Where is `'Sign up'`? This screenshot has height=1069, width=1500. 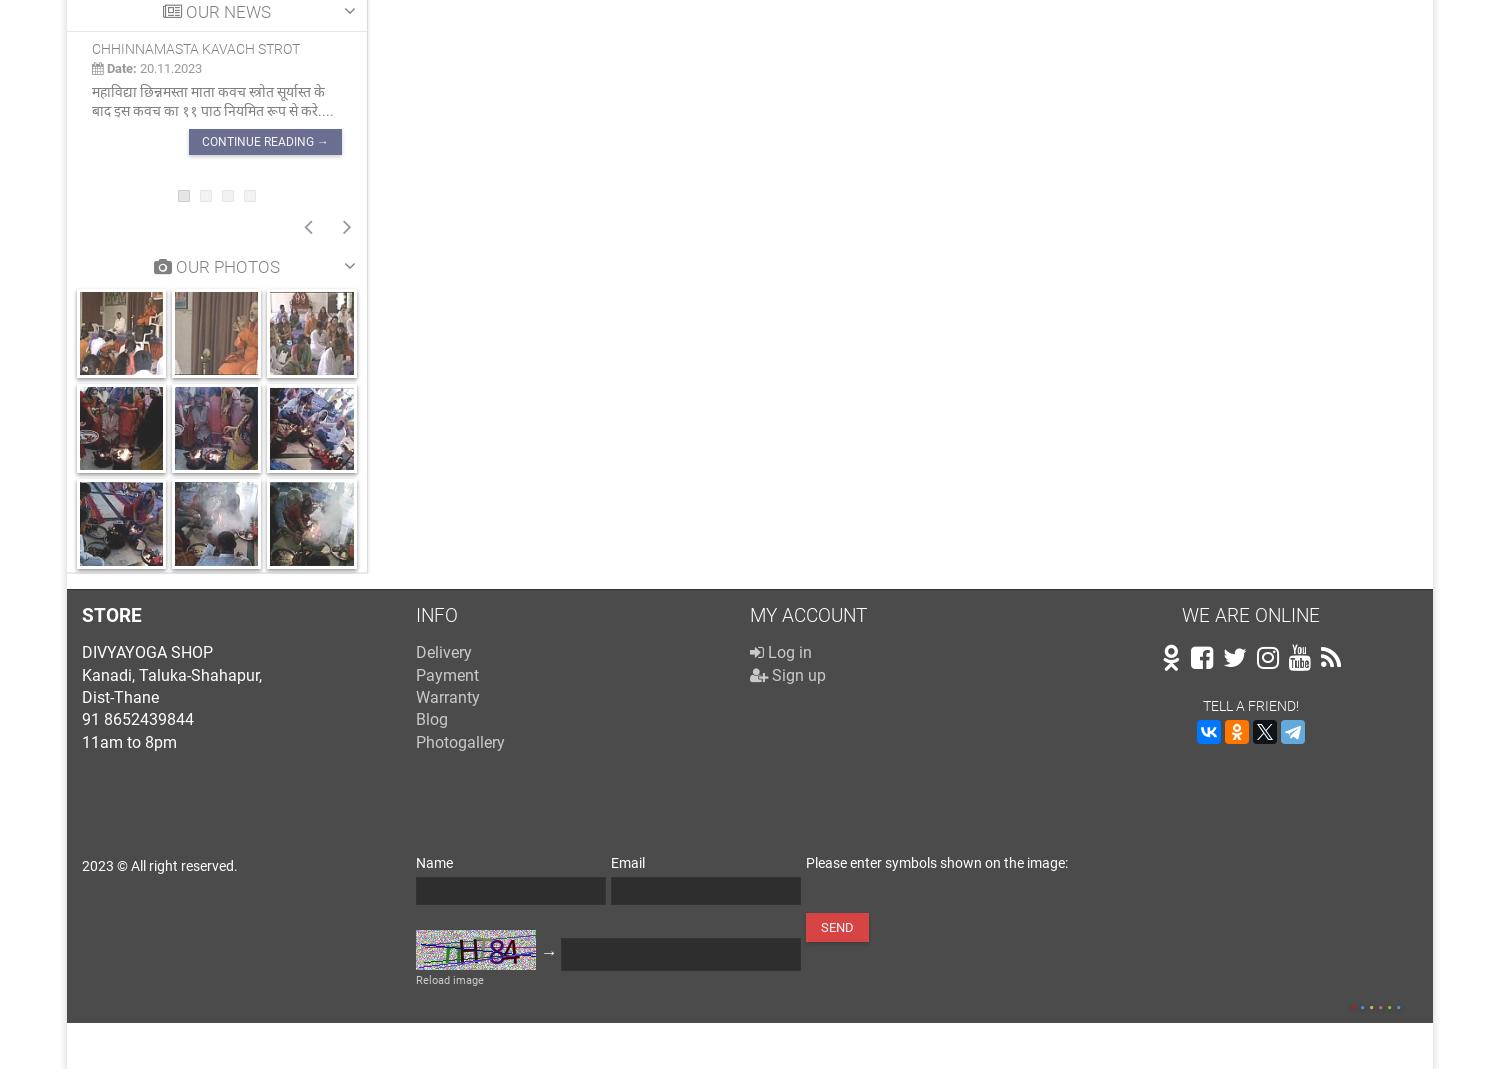 'Sign up' is located at coordinates (796, 673).